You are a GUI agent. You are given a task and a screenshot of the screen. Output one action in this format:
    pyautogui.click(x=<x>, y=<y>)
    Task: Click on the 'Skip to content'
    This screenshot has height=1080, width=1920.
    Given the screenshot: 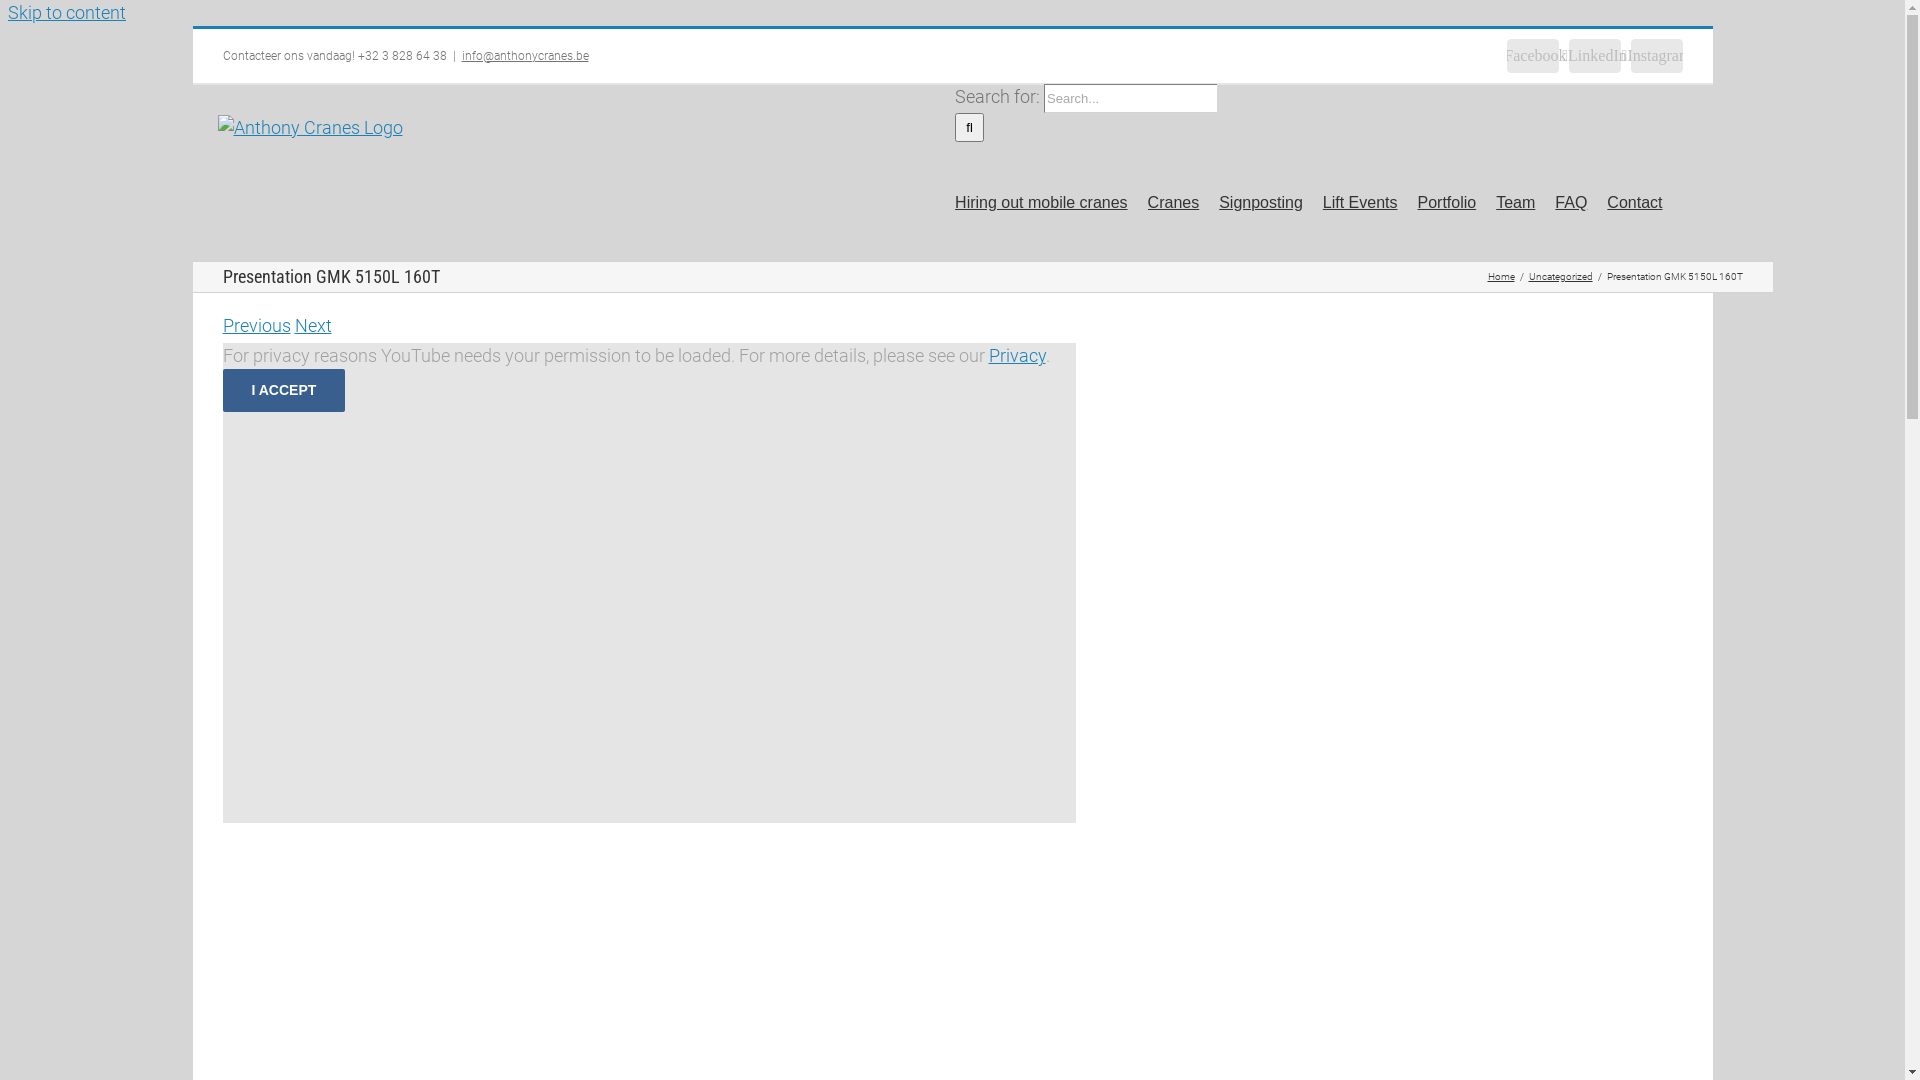 What is the action you would take?
    pyautogui.click(x=67, y=12)
    